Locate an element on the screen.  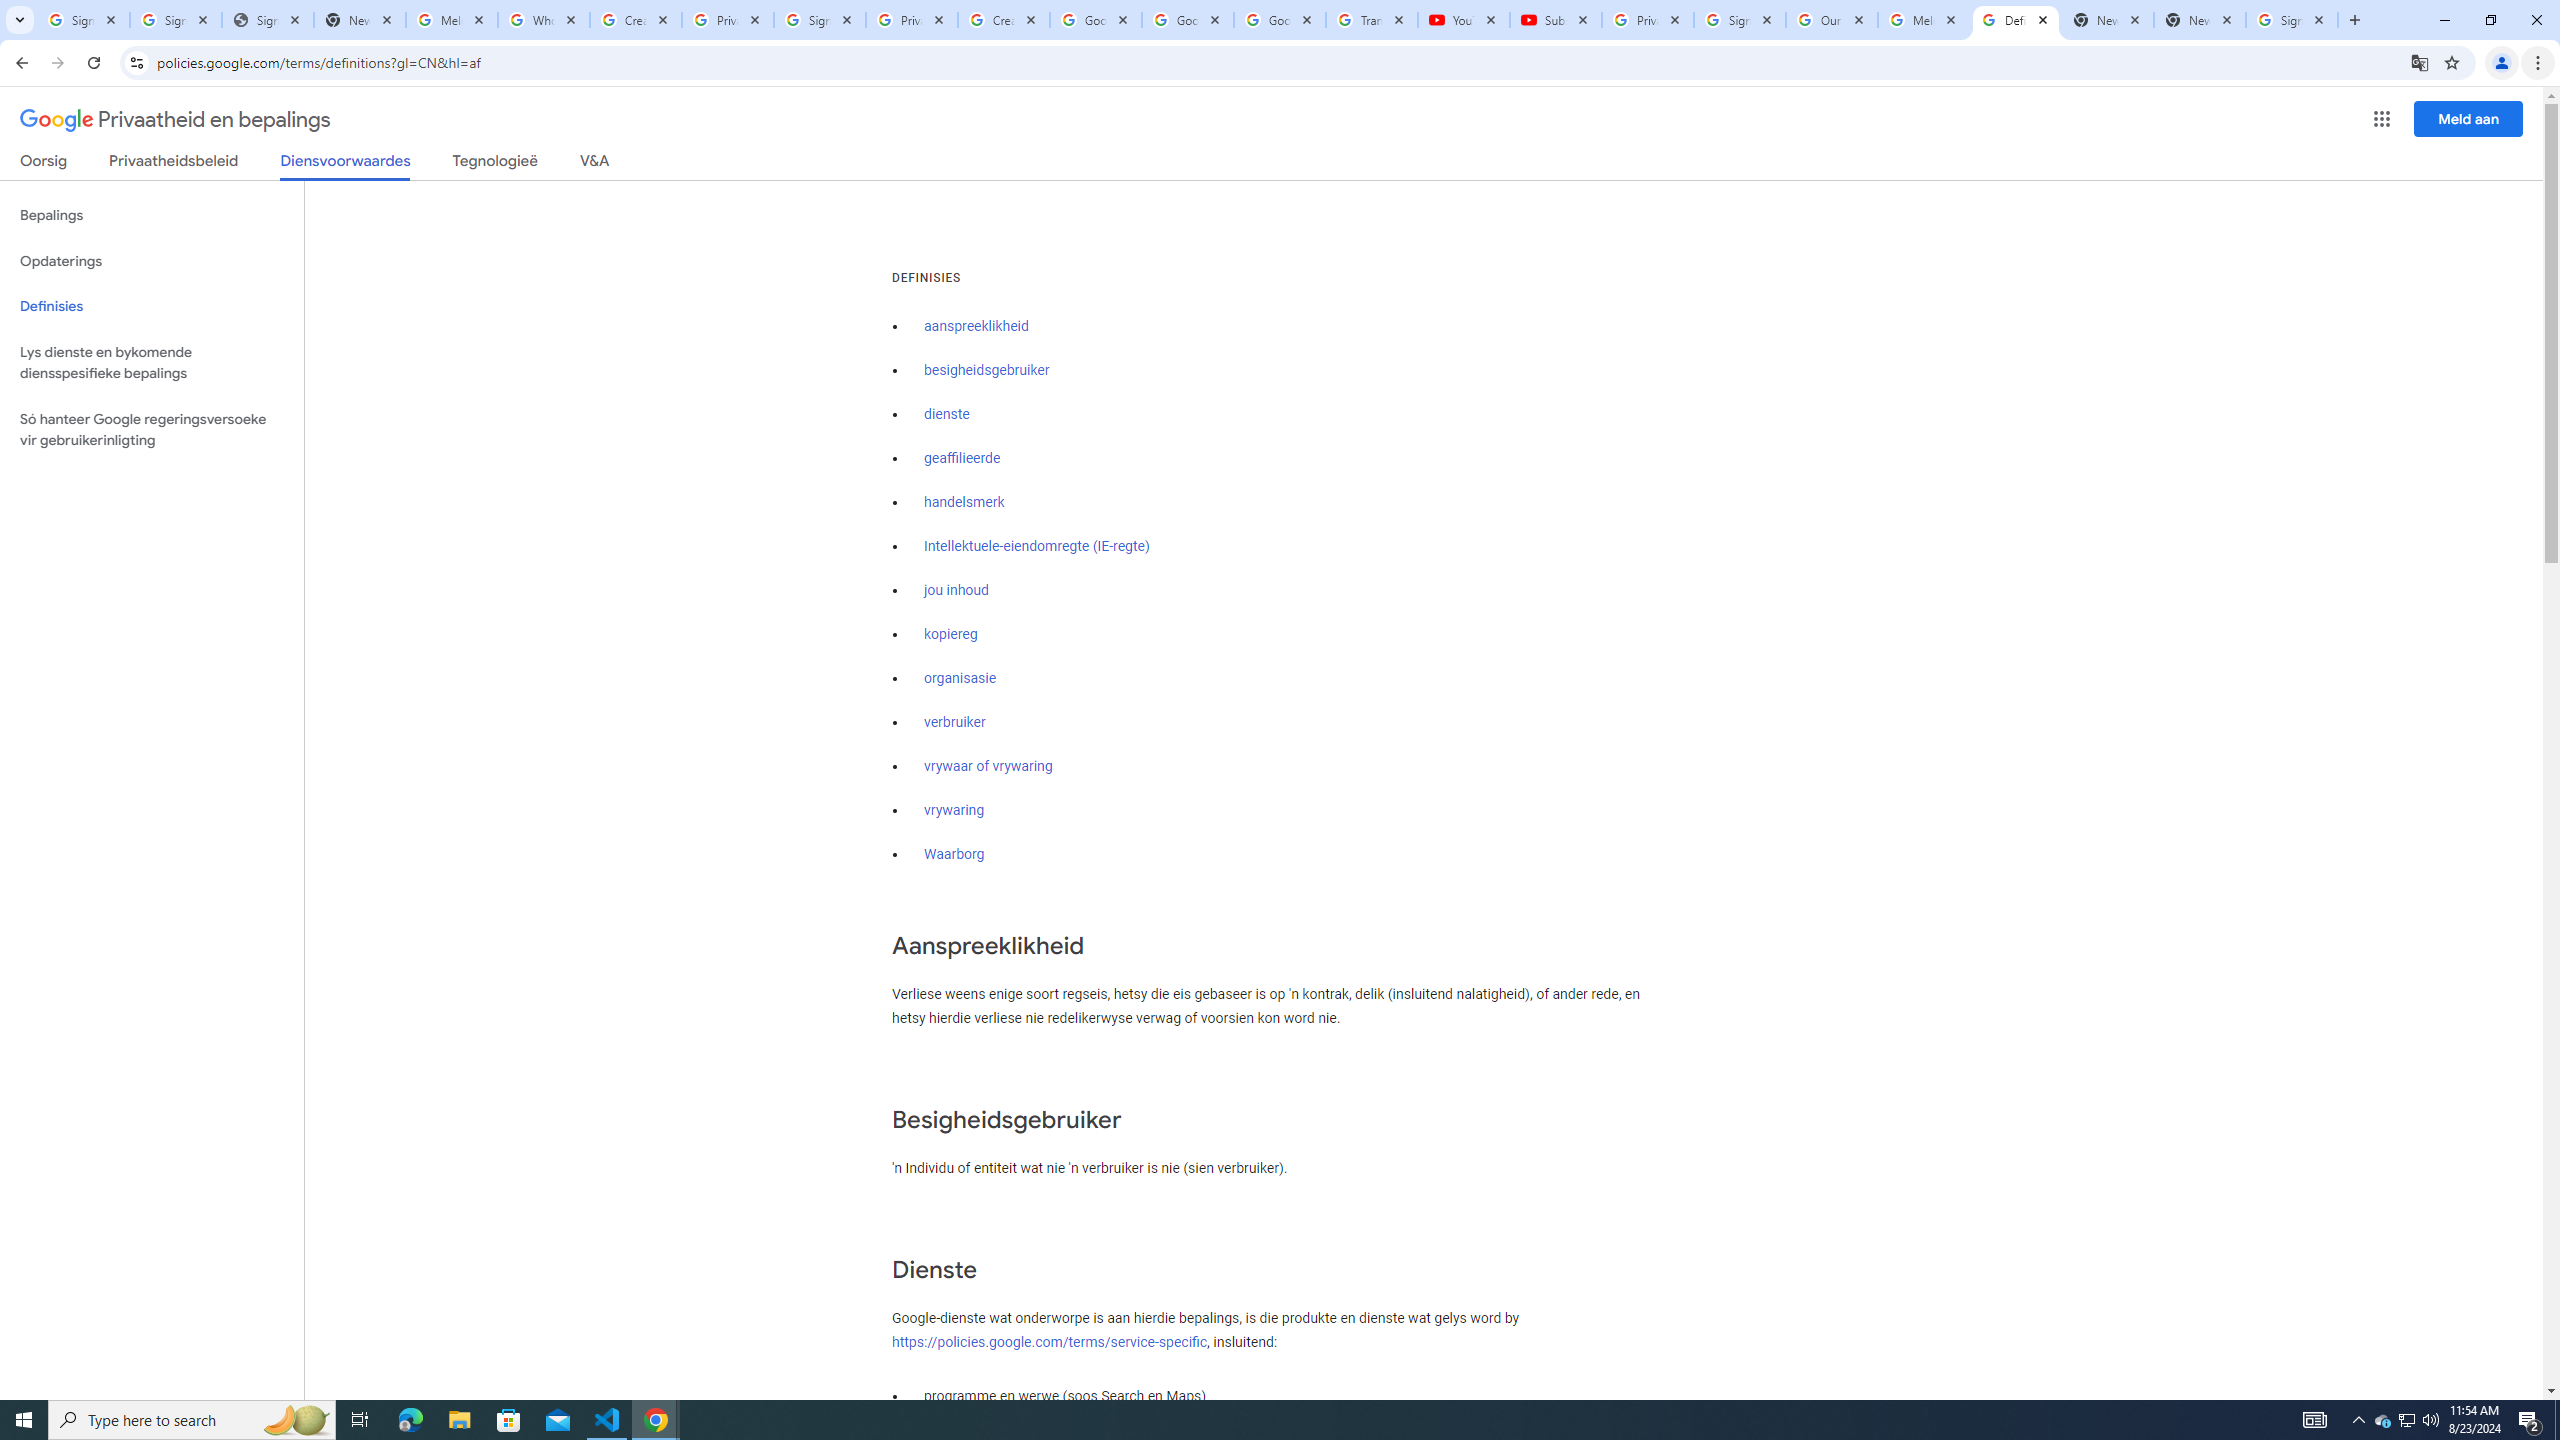
'Google-programme' is located at coordinates (2382, 118).